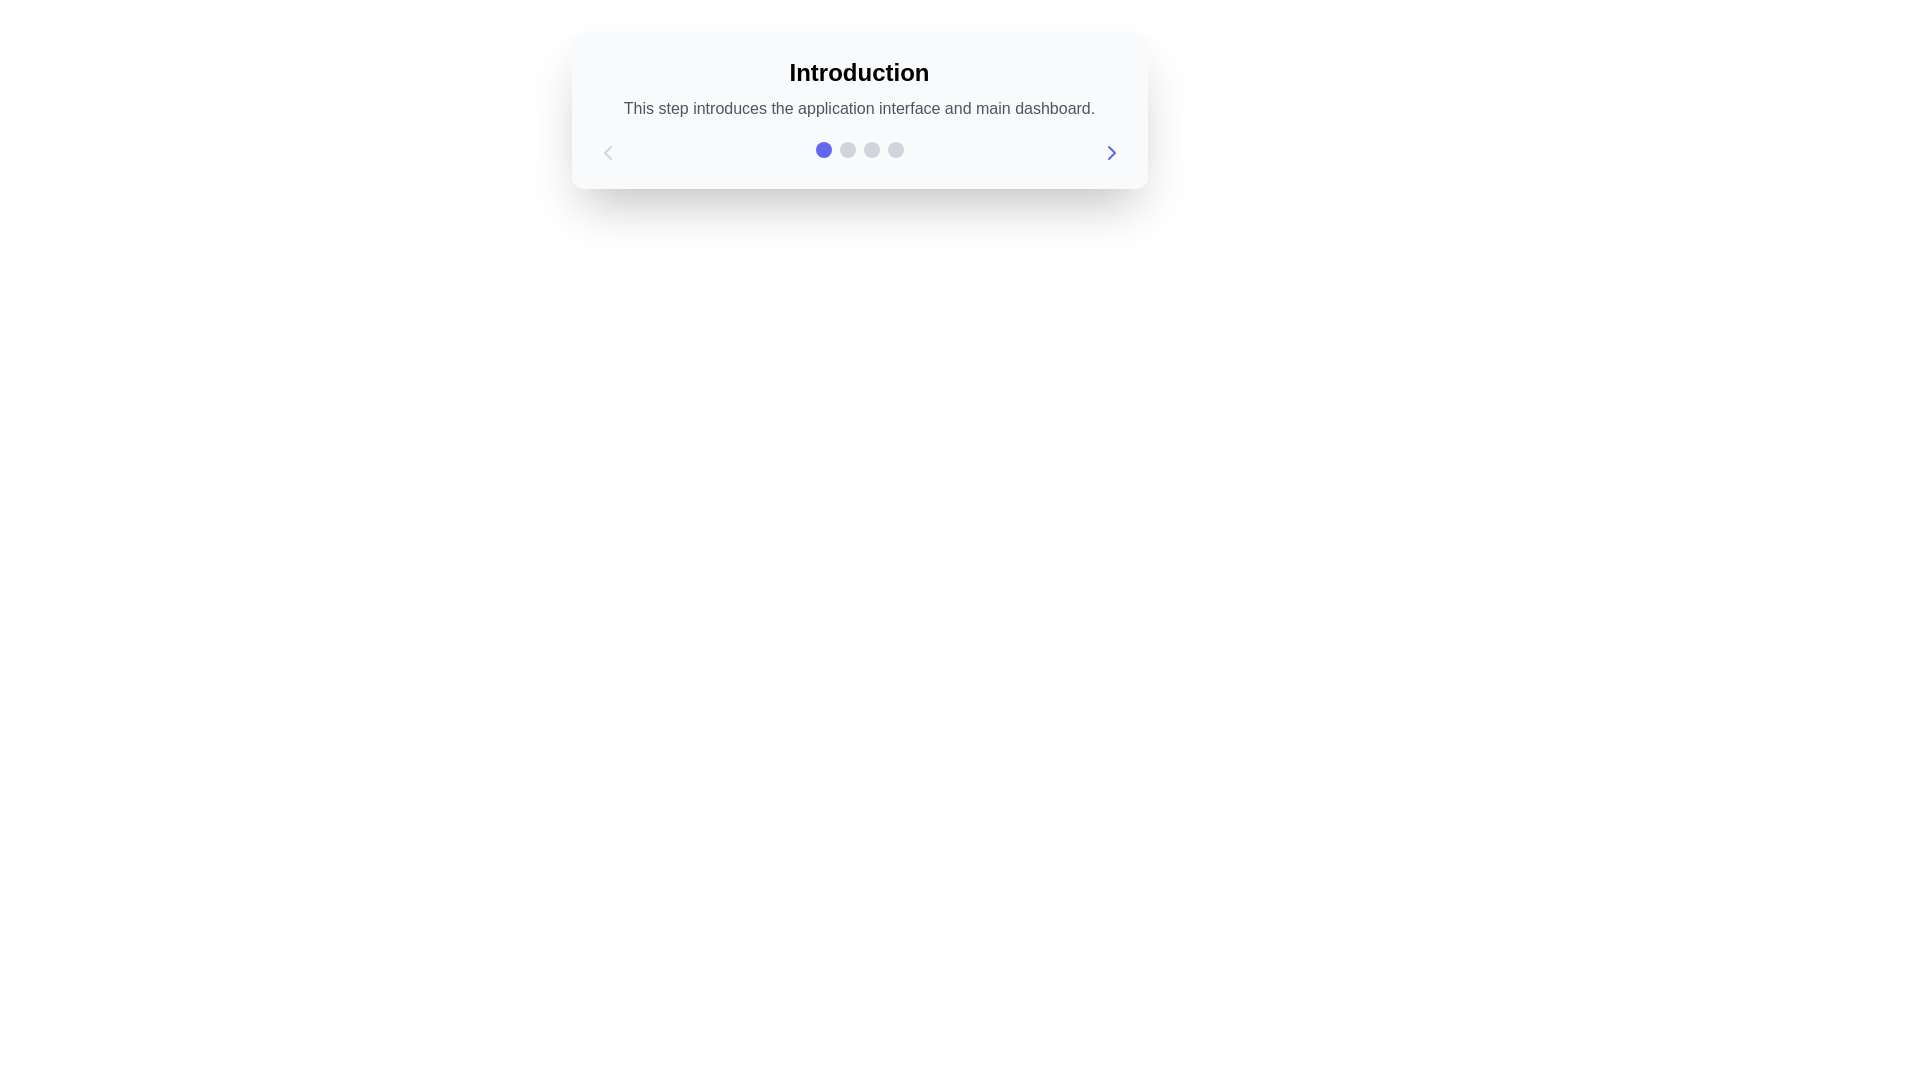  Describe the element at coordinates (894, 149) in the screenshot. I see `the fourth and last Progress Indicator Dot located at the bottom of the 'Introduction' card` at that location.